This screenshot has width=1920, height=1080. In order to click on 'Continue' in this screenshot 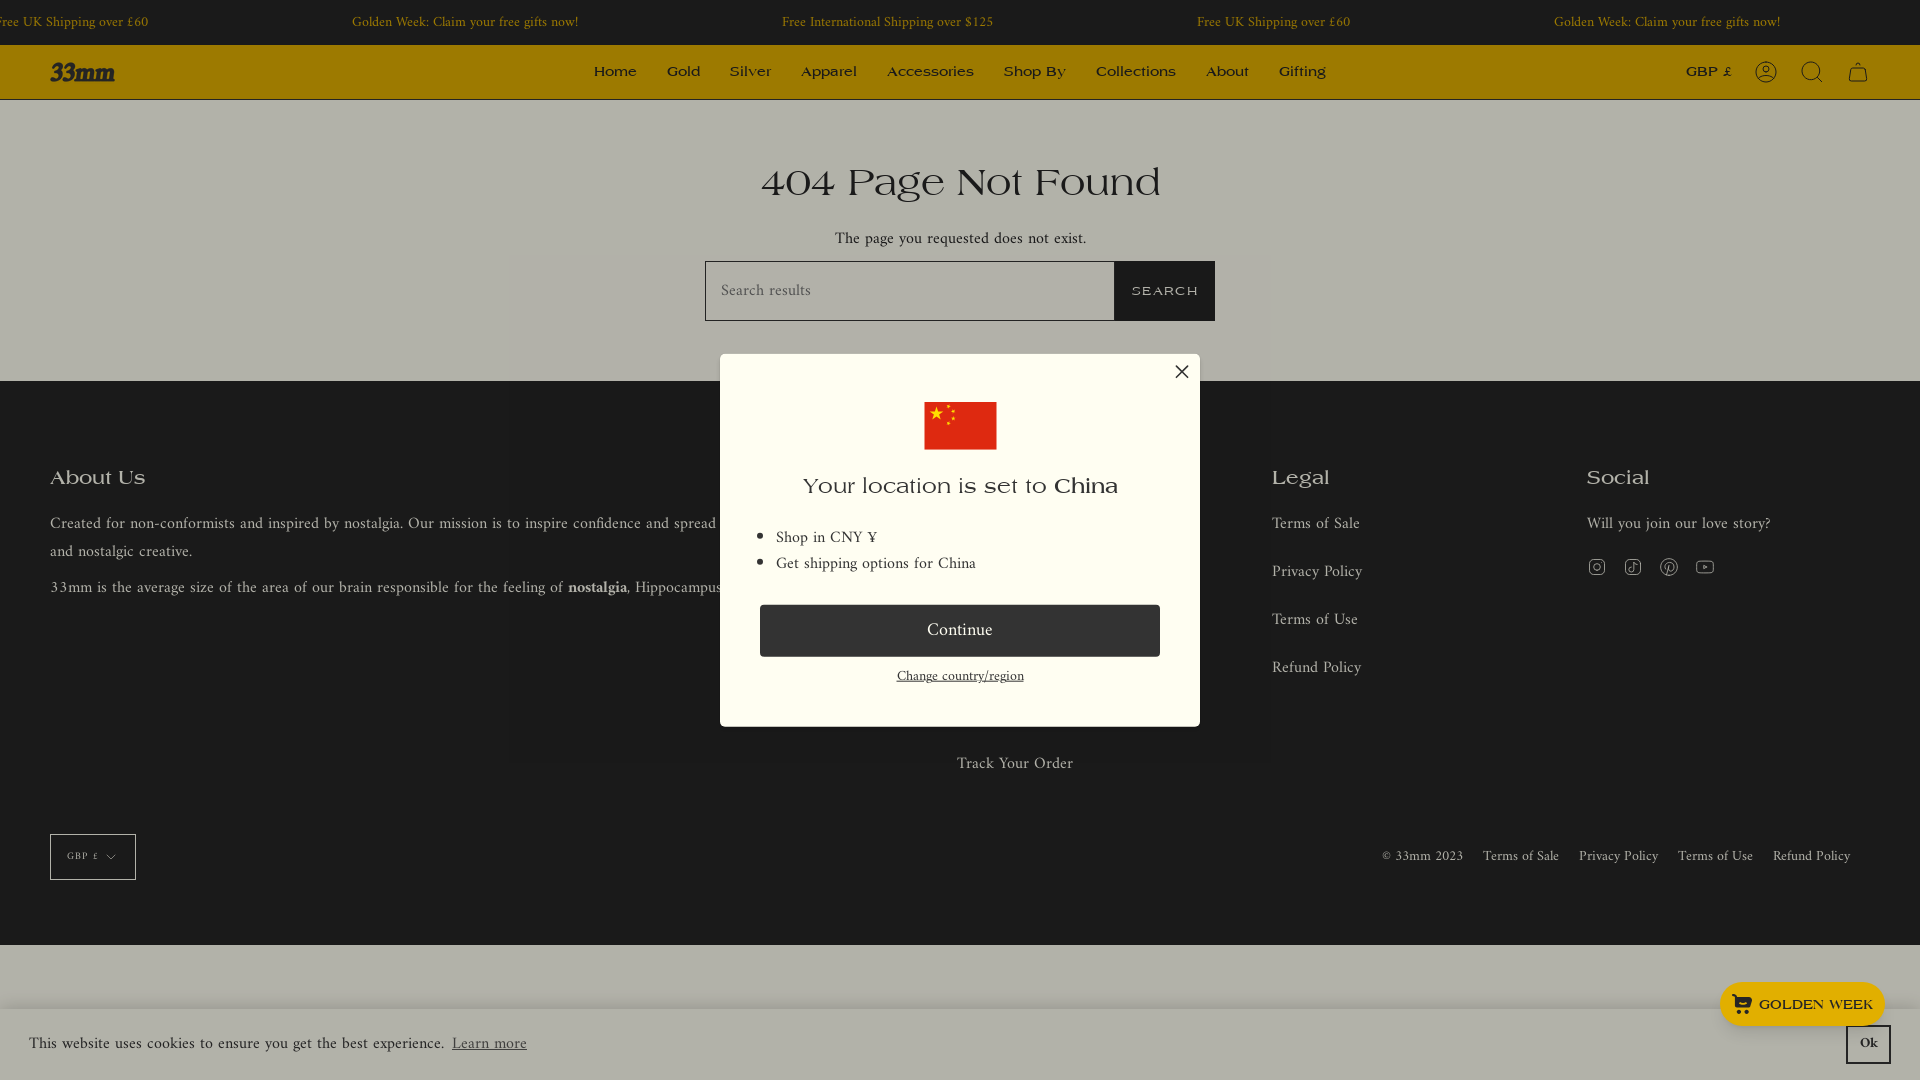, I will do `click(960, 631)`.